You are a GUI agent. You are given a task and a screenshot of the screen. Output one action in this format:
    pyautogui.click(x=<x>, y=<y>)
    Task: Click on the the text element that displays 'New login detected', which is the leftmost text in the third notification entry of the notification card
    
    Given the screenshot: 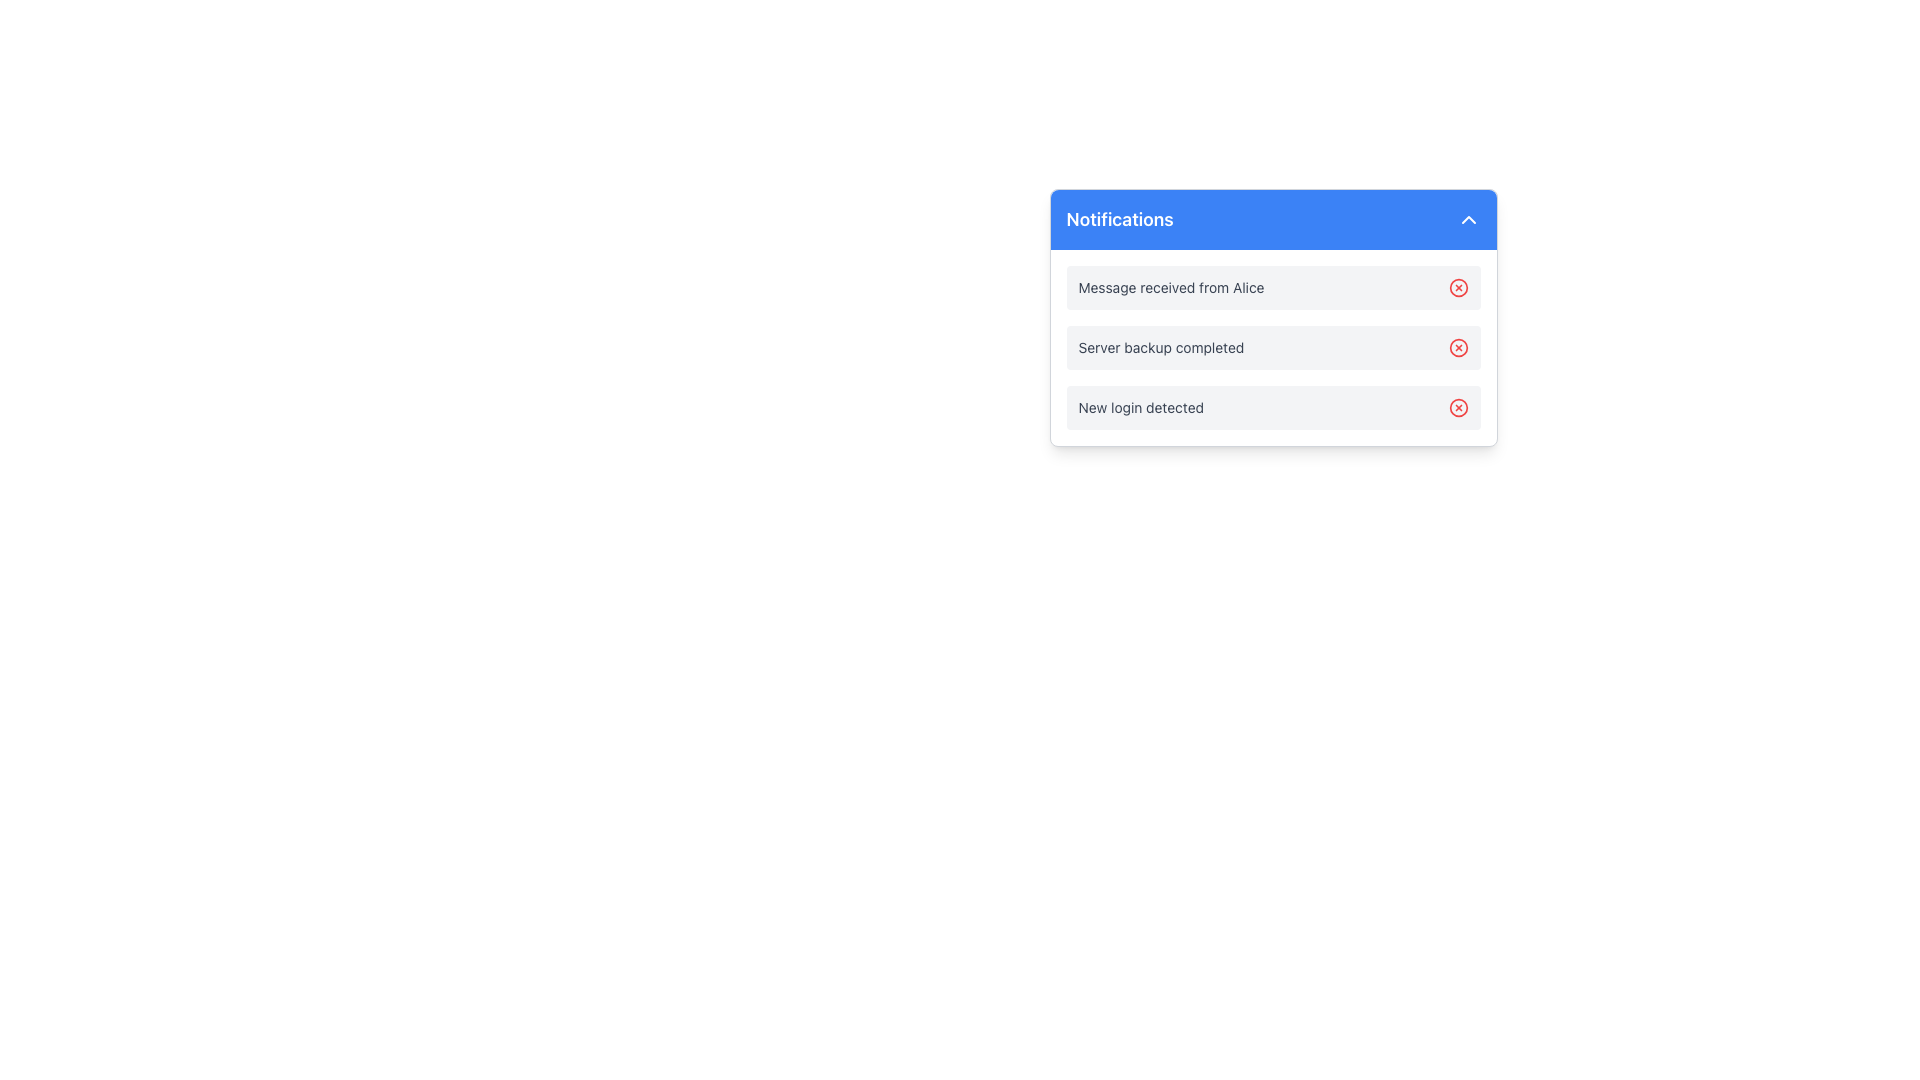 What is the action you would take?
    pyautogui.click(x=1141, y=407)
    